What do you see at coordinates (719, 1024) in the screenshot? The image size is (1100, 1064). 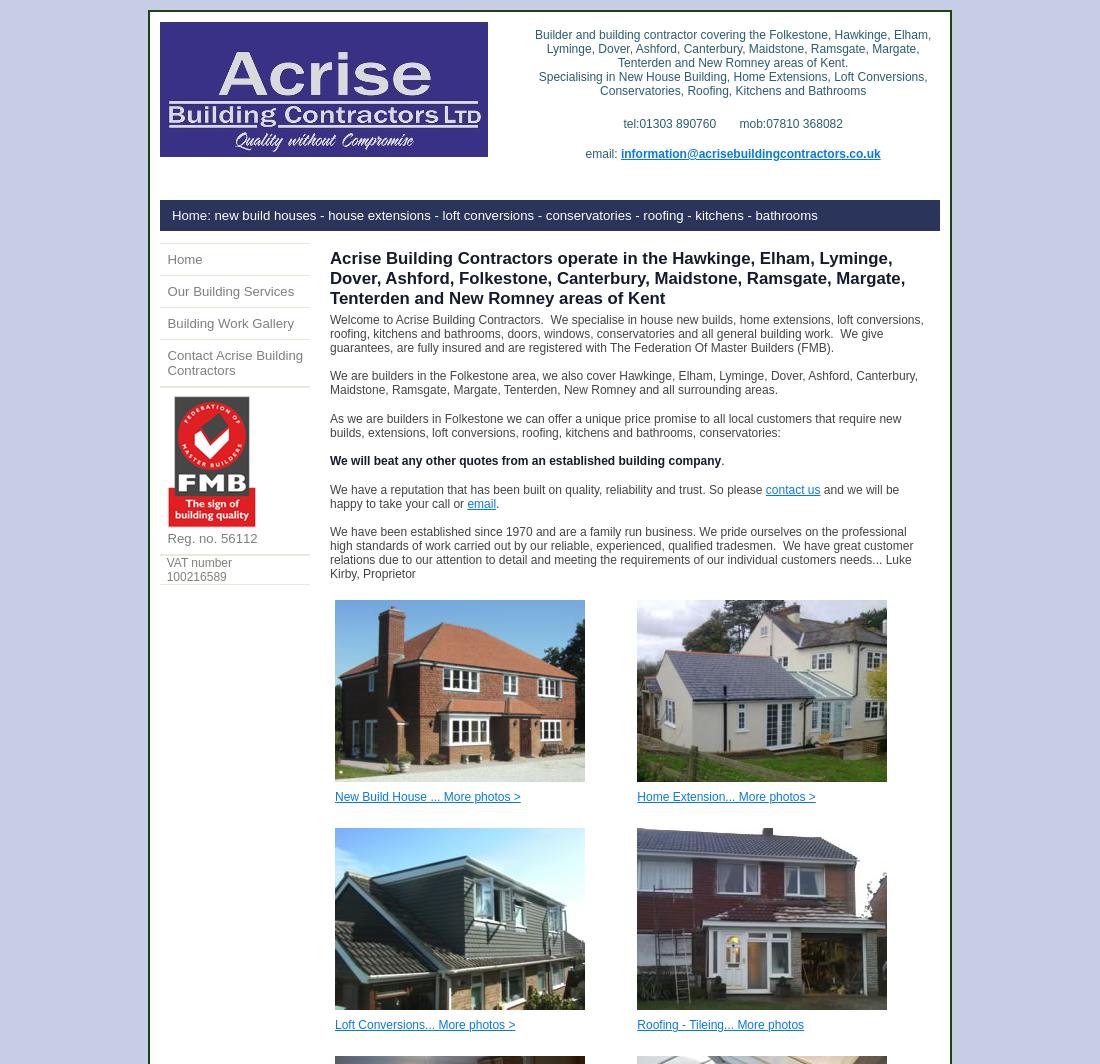 I see `'Roofing - Tileing... More photos'` at bounding box center [719, 1024].